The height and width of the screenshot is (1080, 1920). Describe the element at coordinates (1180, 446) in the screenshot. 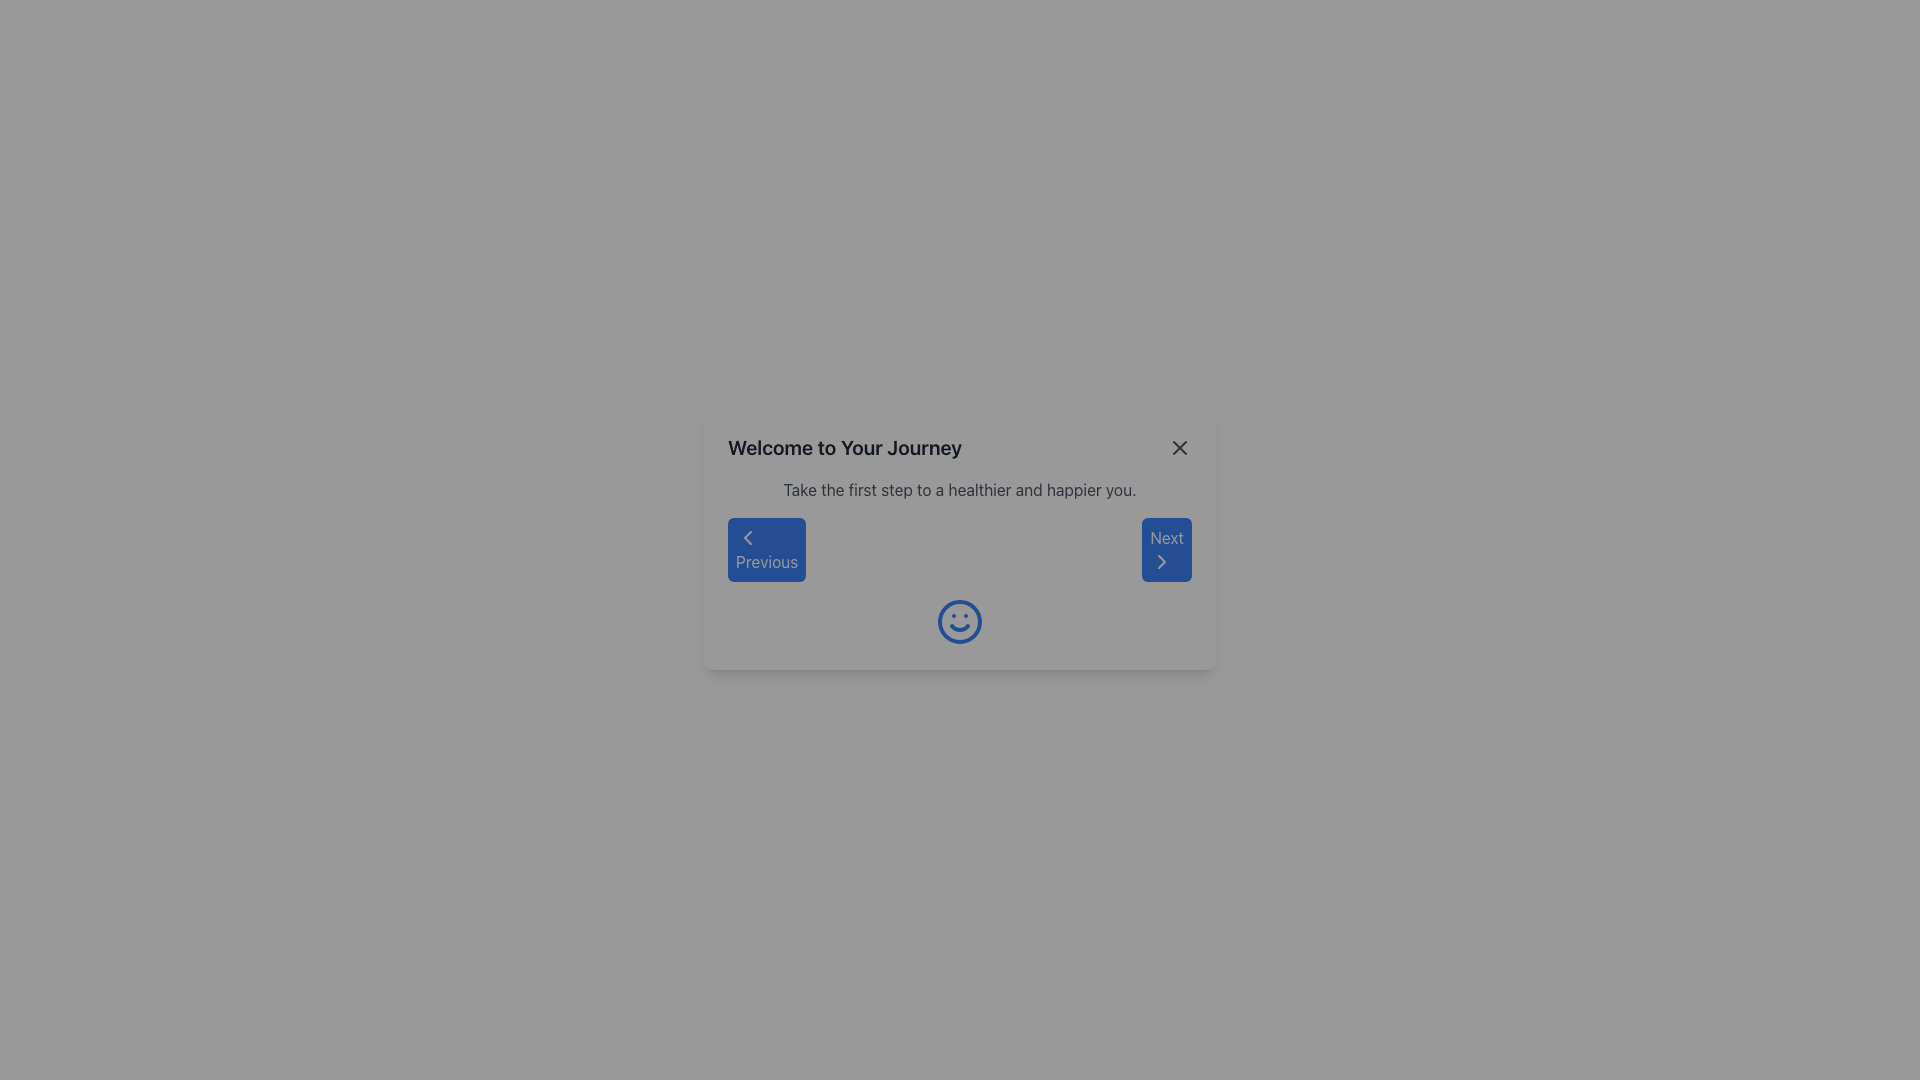

I see `the 'X' icon button for closing located at the top right corner of the dialog box under the title 'Welcome to Your Journey'` at that location.